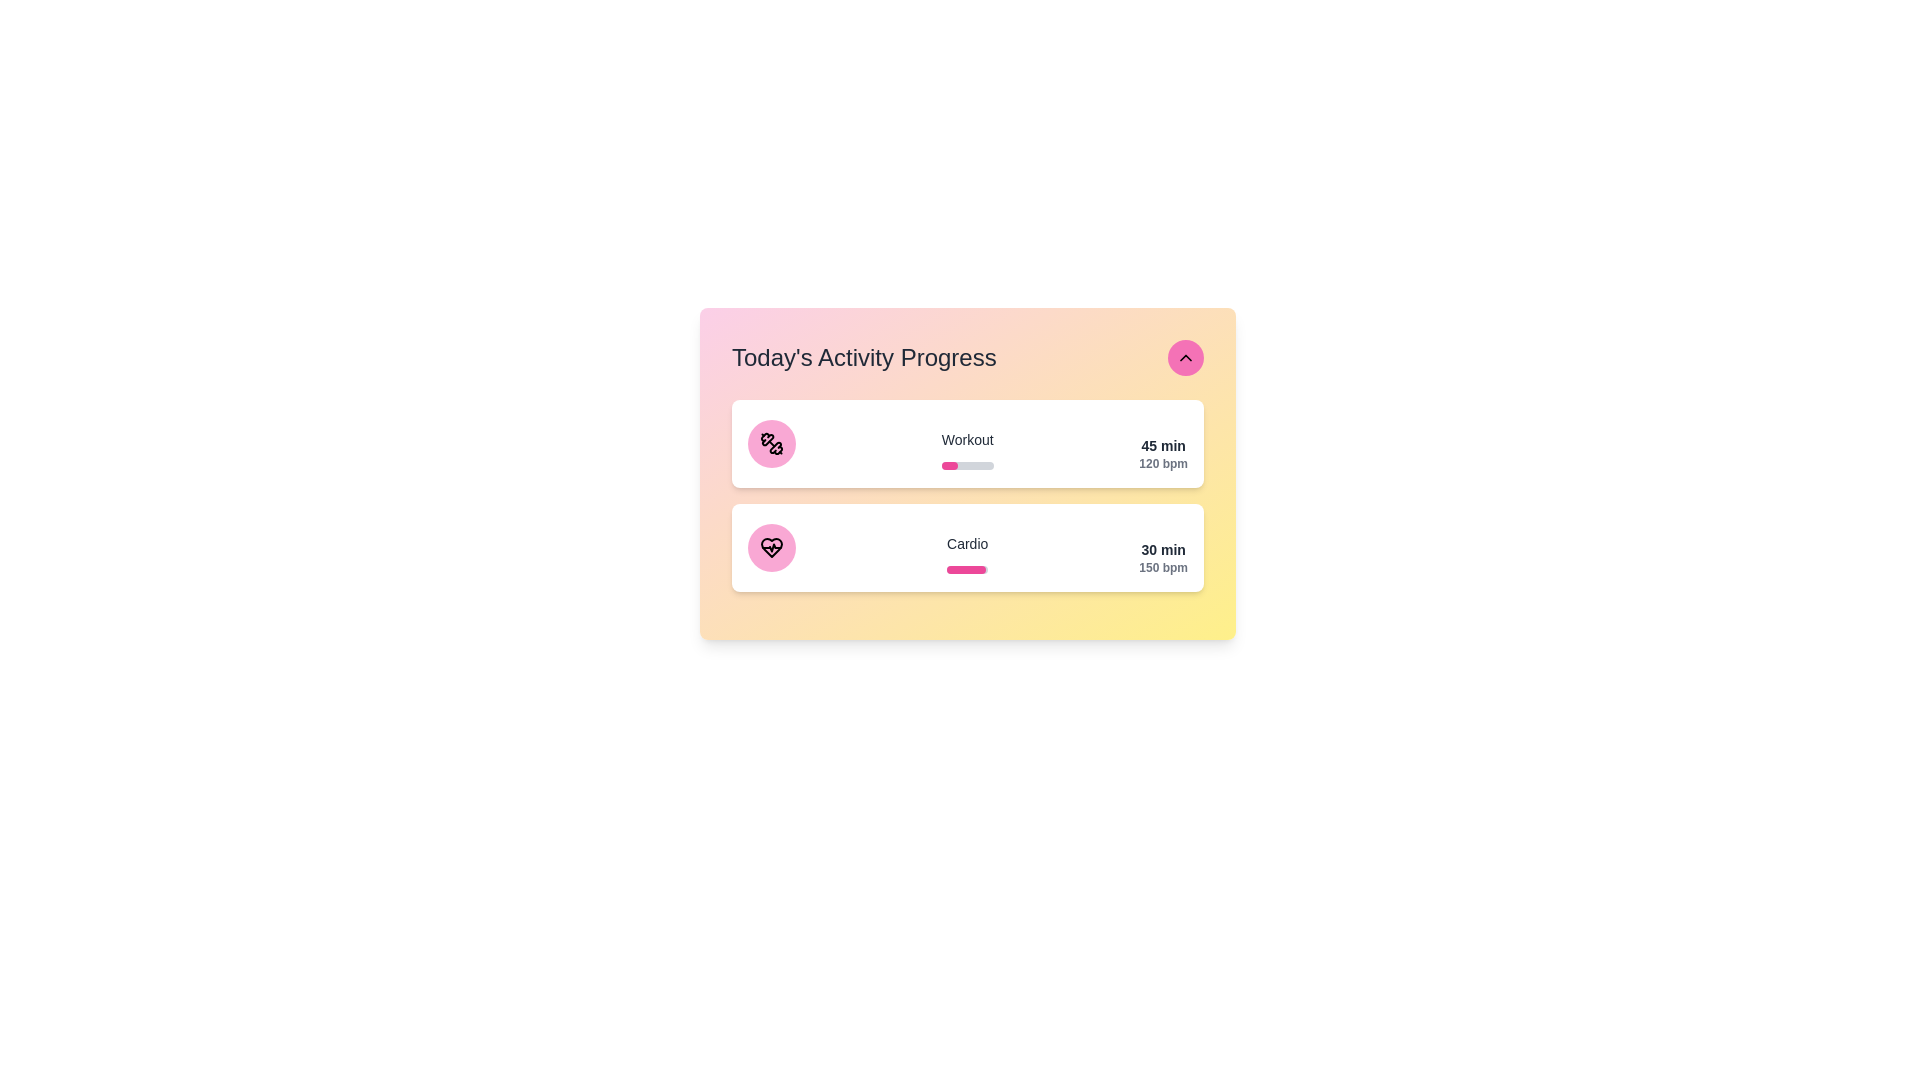  What do you see at coordinates (967, 450) in the screenshot?
I see `the 'Workout' text label, which is displayed in a dark, bold font within a light-colored card above a pink progress bar in the 'Today's Activity Progress' section` at bounding box center [967, 450].